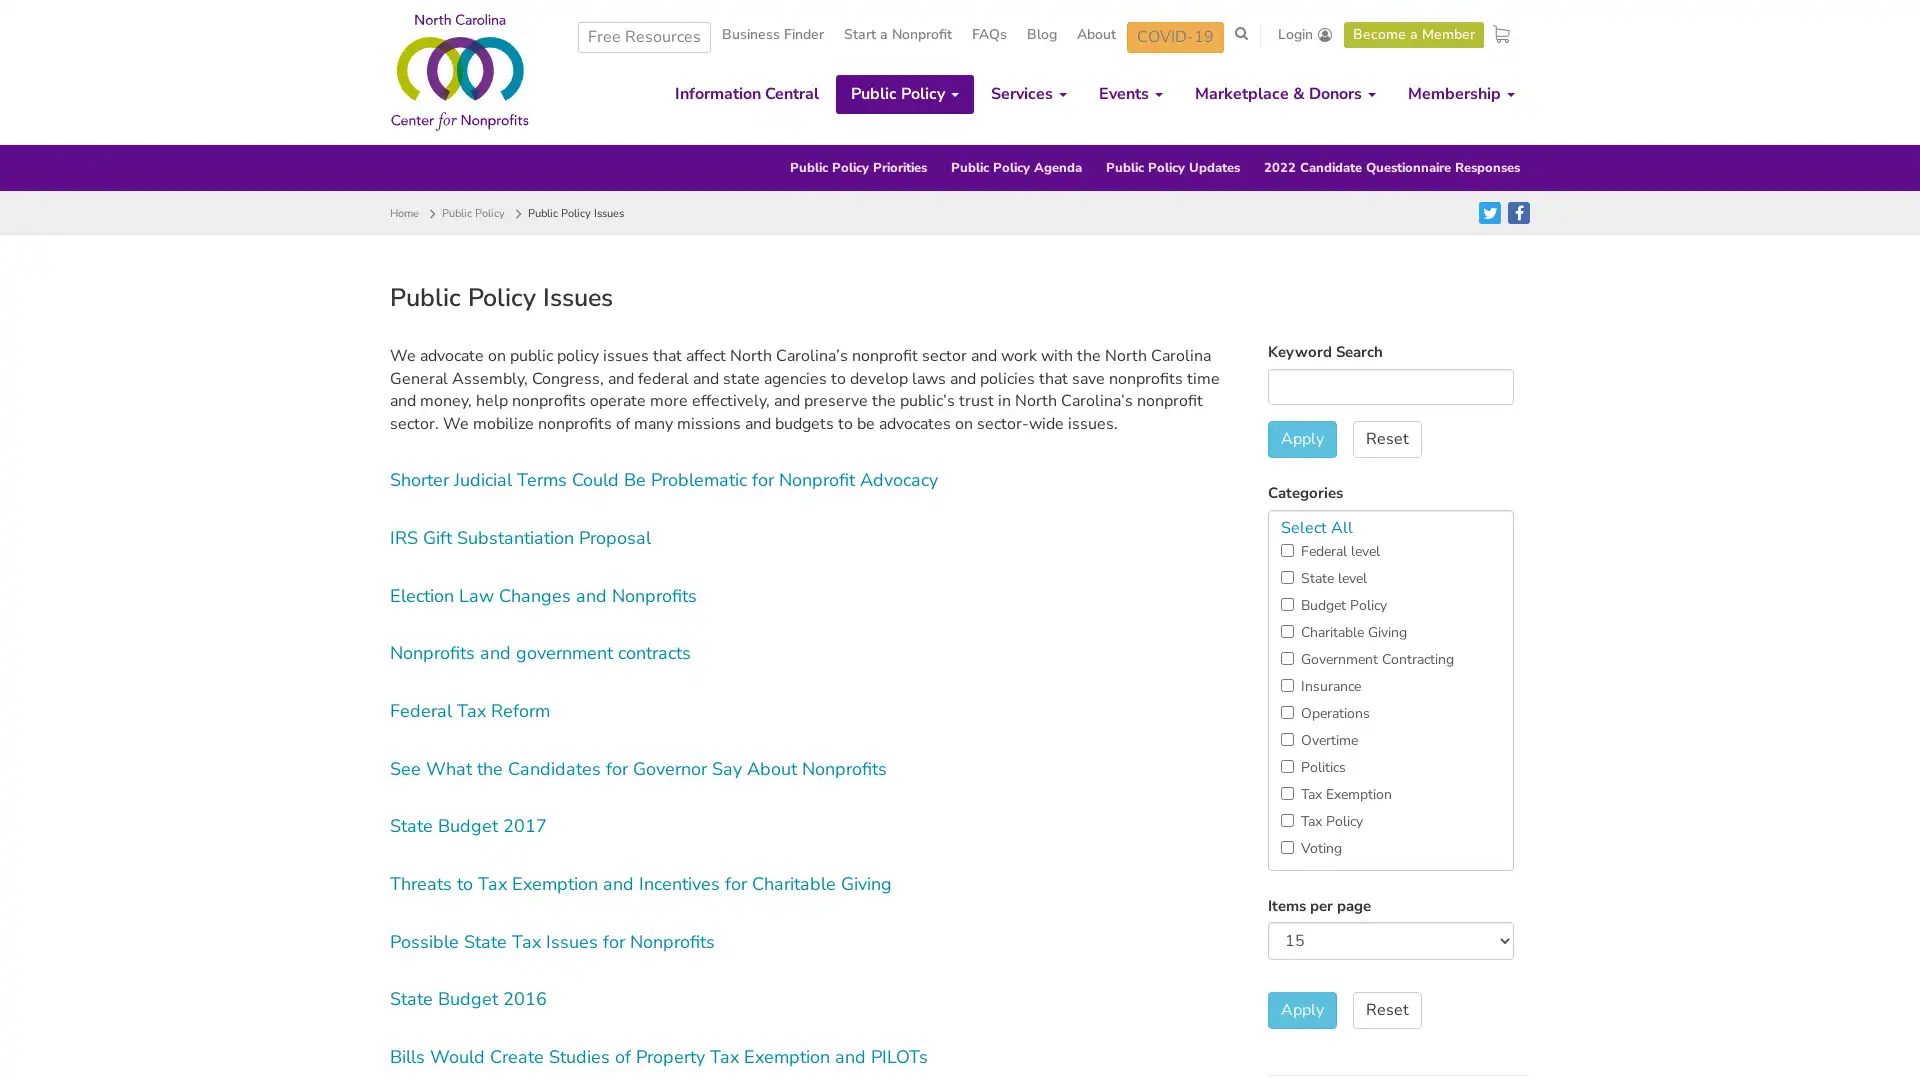 The height and width of the screenshot is (1080, 1920). What do you see at coordinates (1385, 1010) in the screenshot?
I see `Reset` at bounding box center [1385, 1010].